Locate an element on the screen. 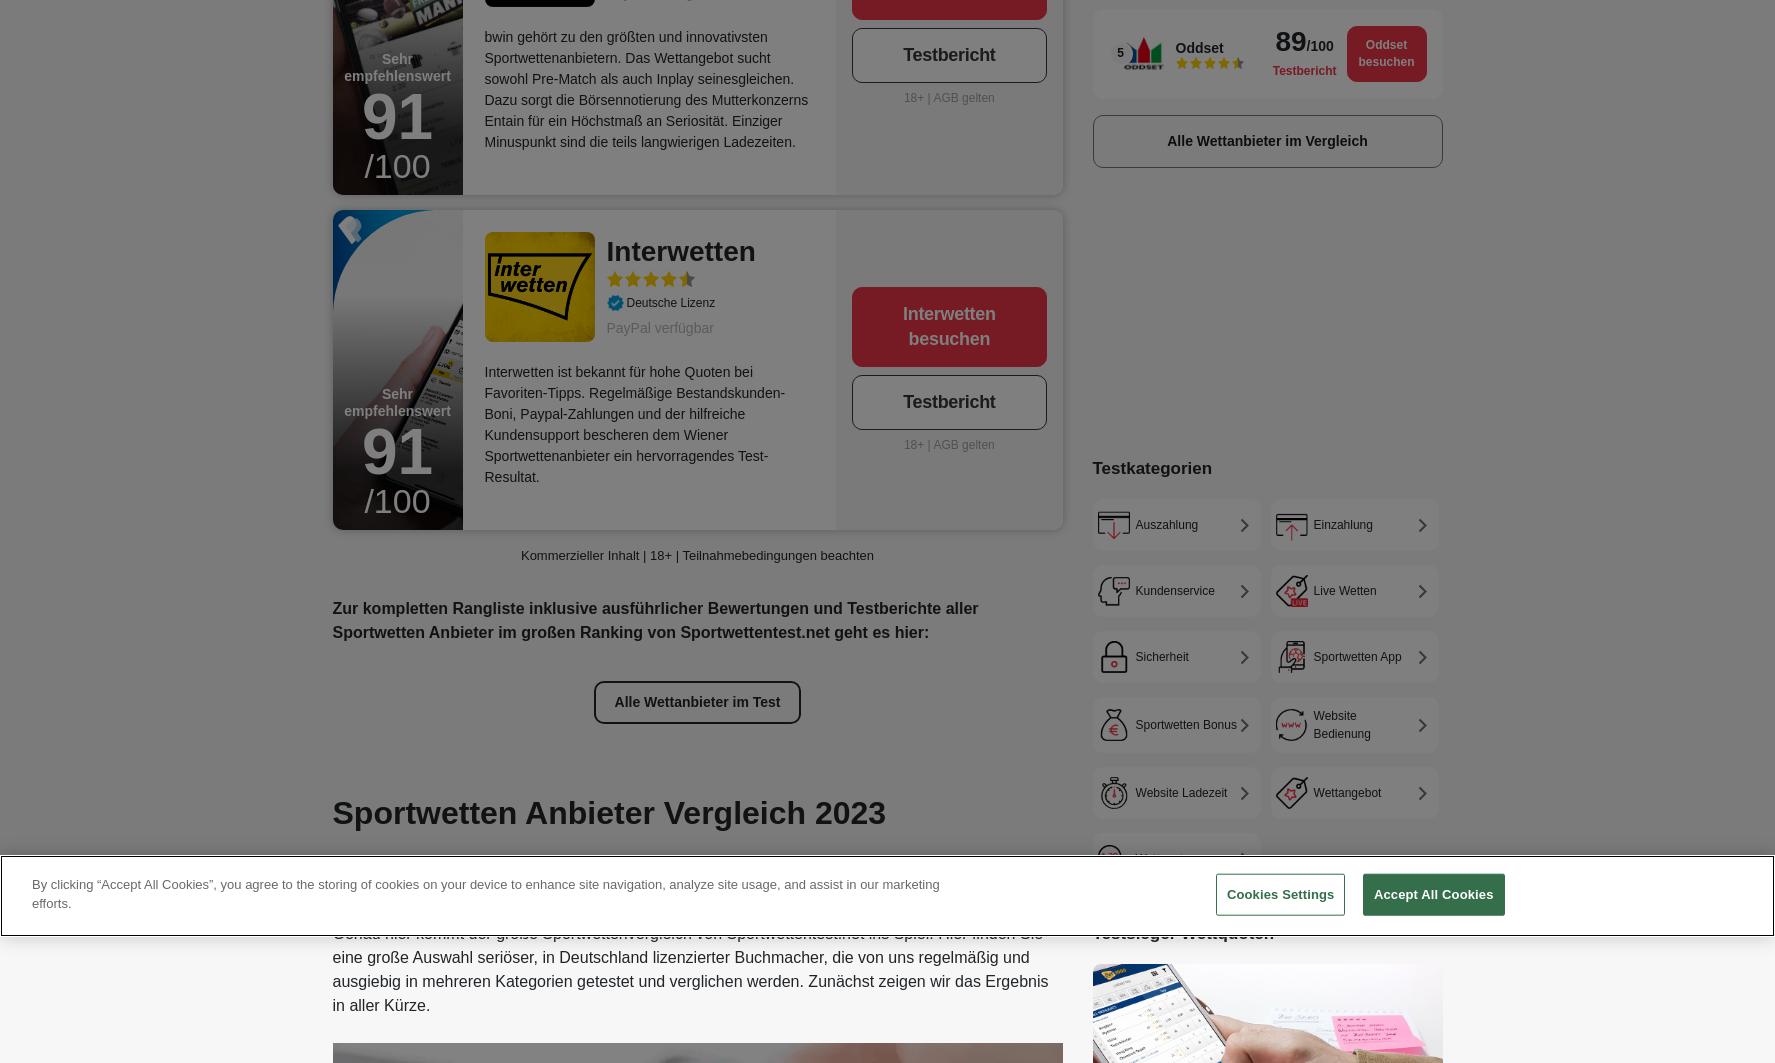  'Sportwetten Bonus' is located at coordinates (1184, 723).